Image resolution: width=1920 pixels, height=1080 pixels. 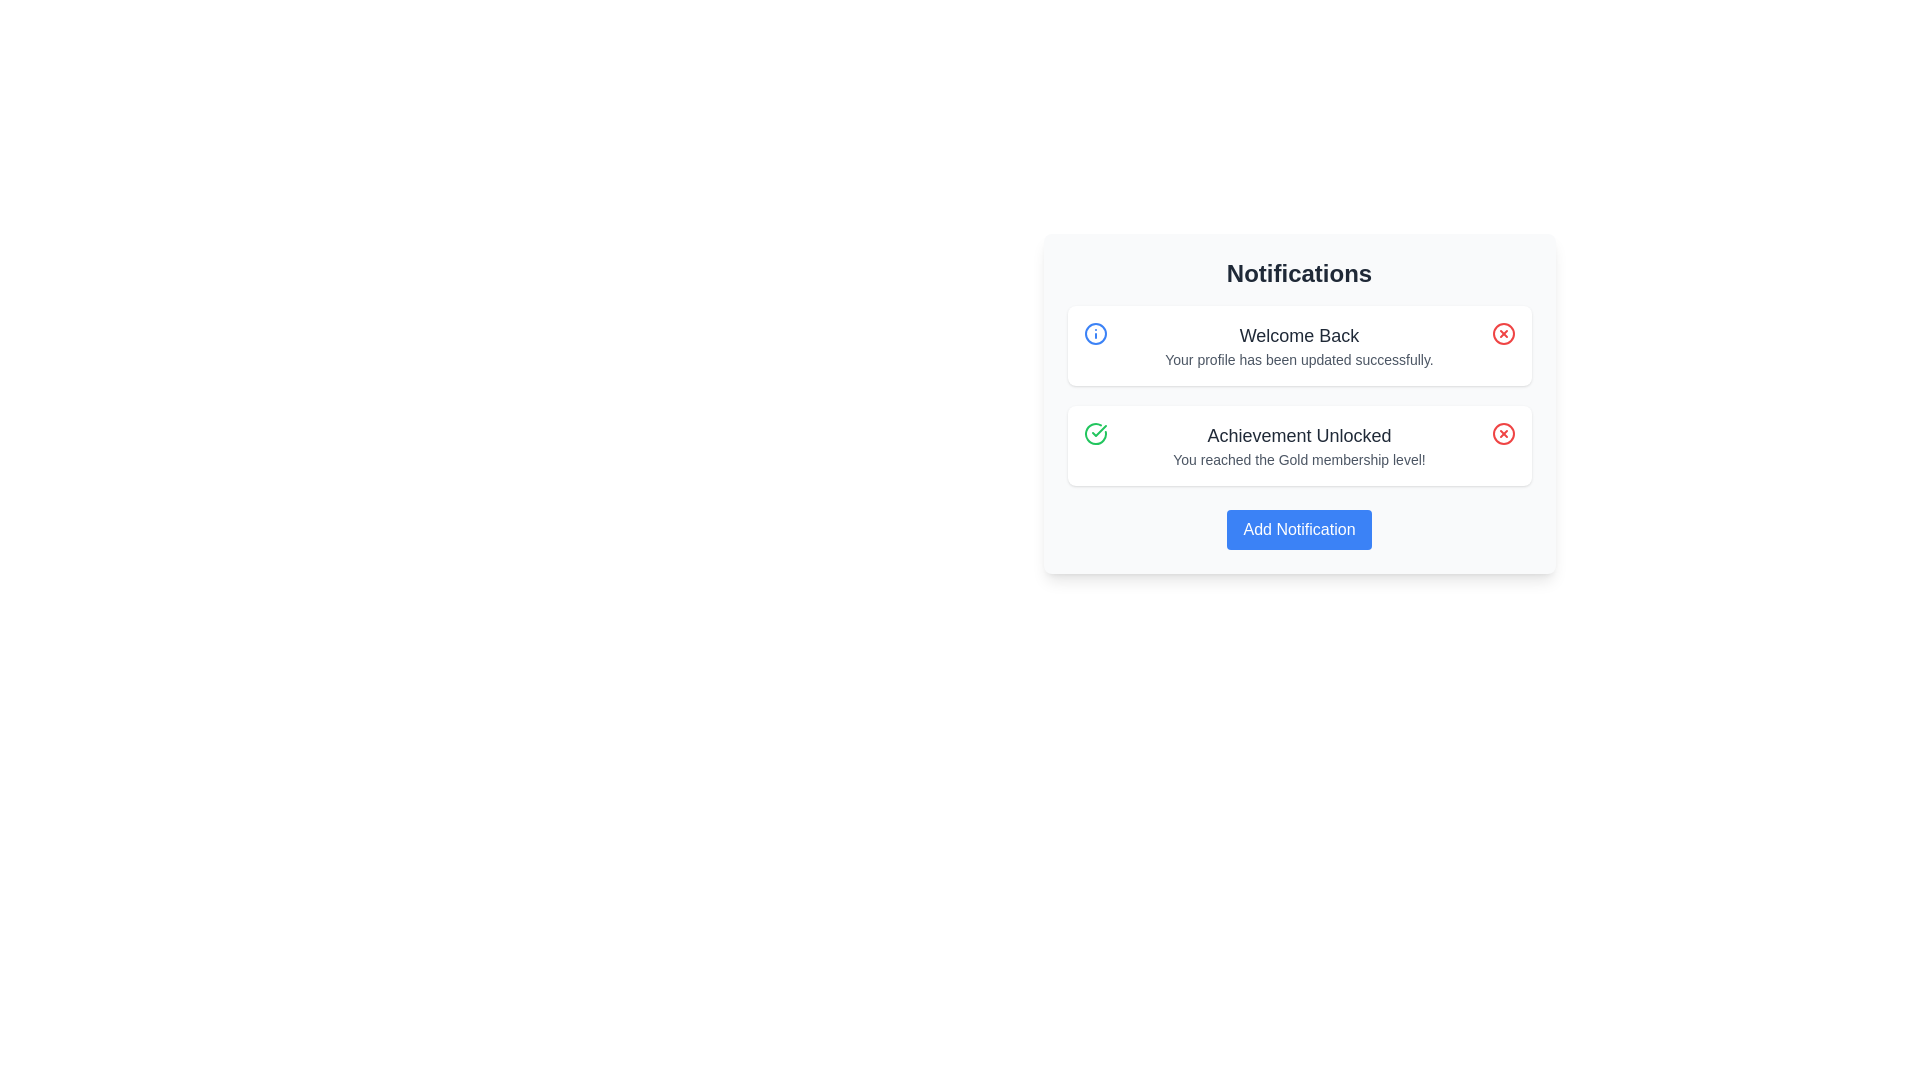 I want to click on the text label stating 'Your profile has been updated successfully.' which is located below the 'Welcome Back' header in the Notifications section, so click(x=1299, y=358).